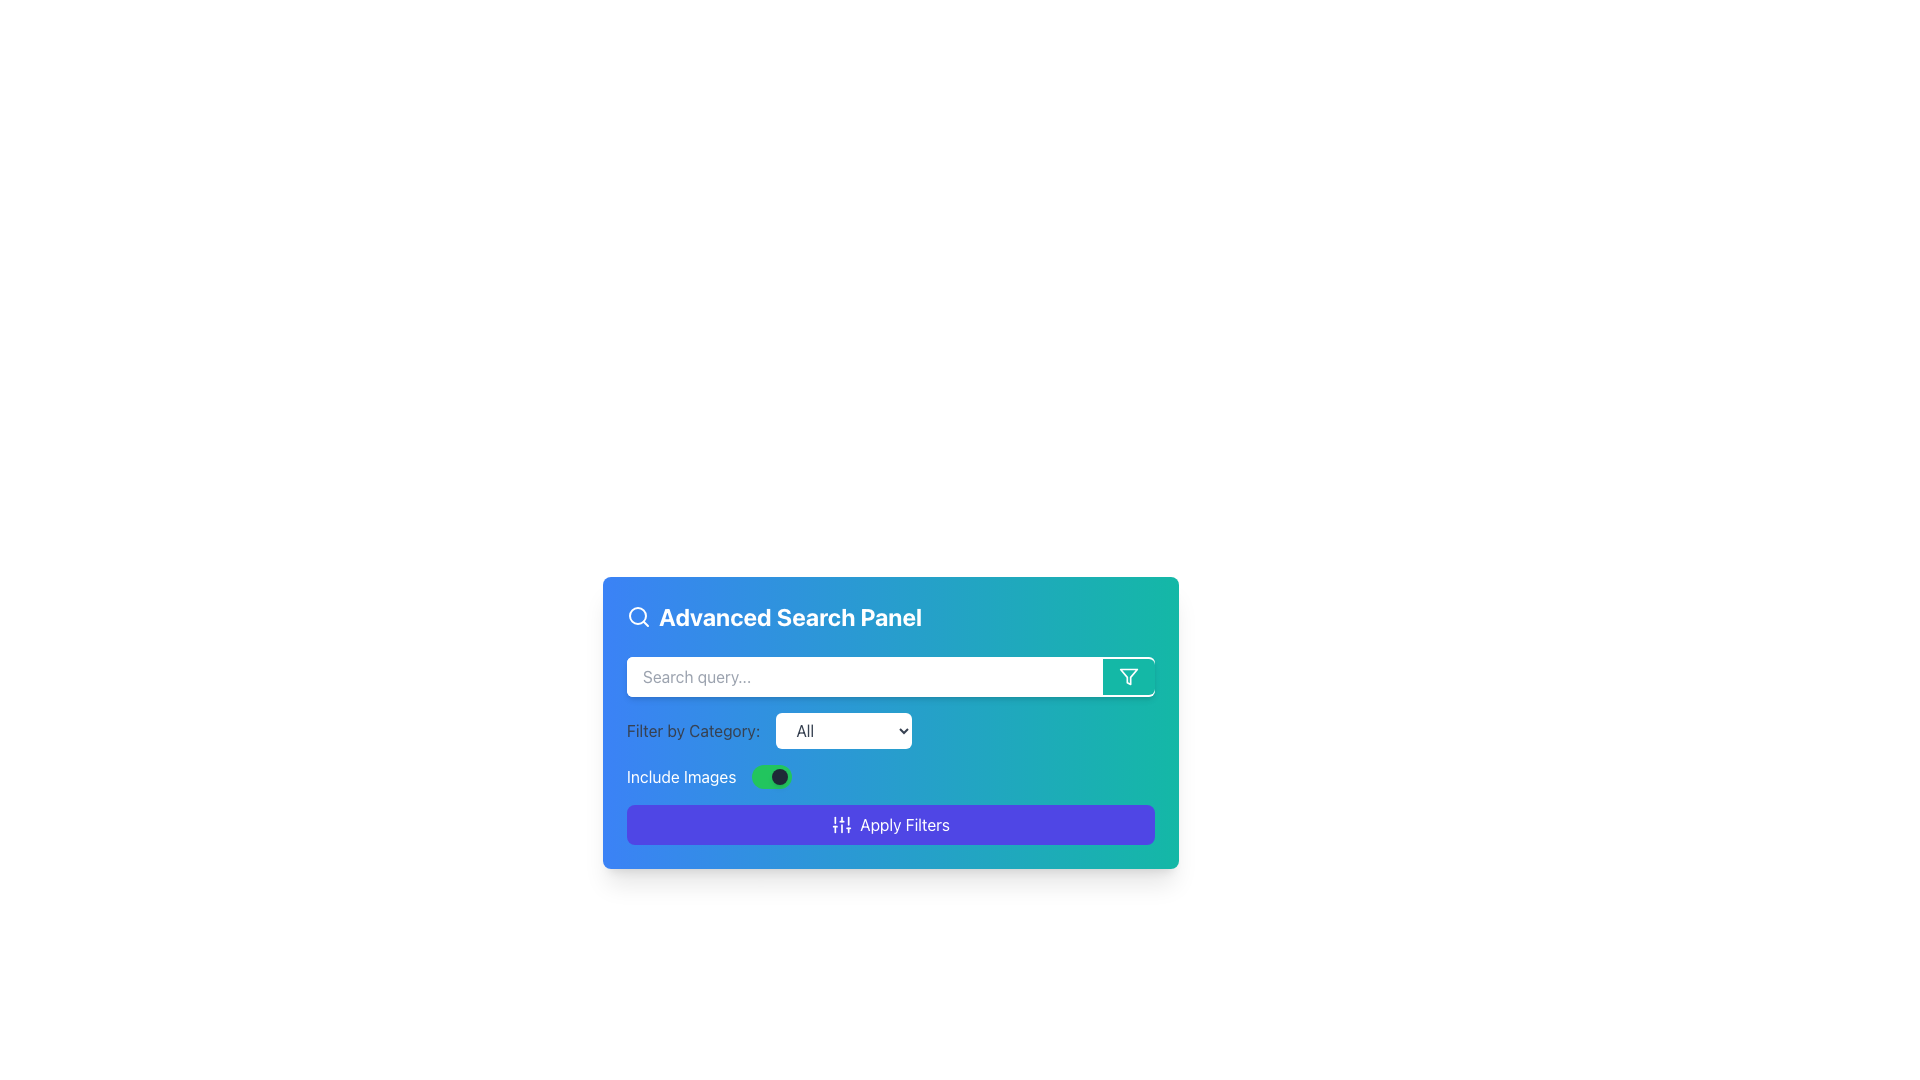  I want to click on the dropdown menu located in the 'Filter by Category:' section, so click(844, 731).